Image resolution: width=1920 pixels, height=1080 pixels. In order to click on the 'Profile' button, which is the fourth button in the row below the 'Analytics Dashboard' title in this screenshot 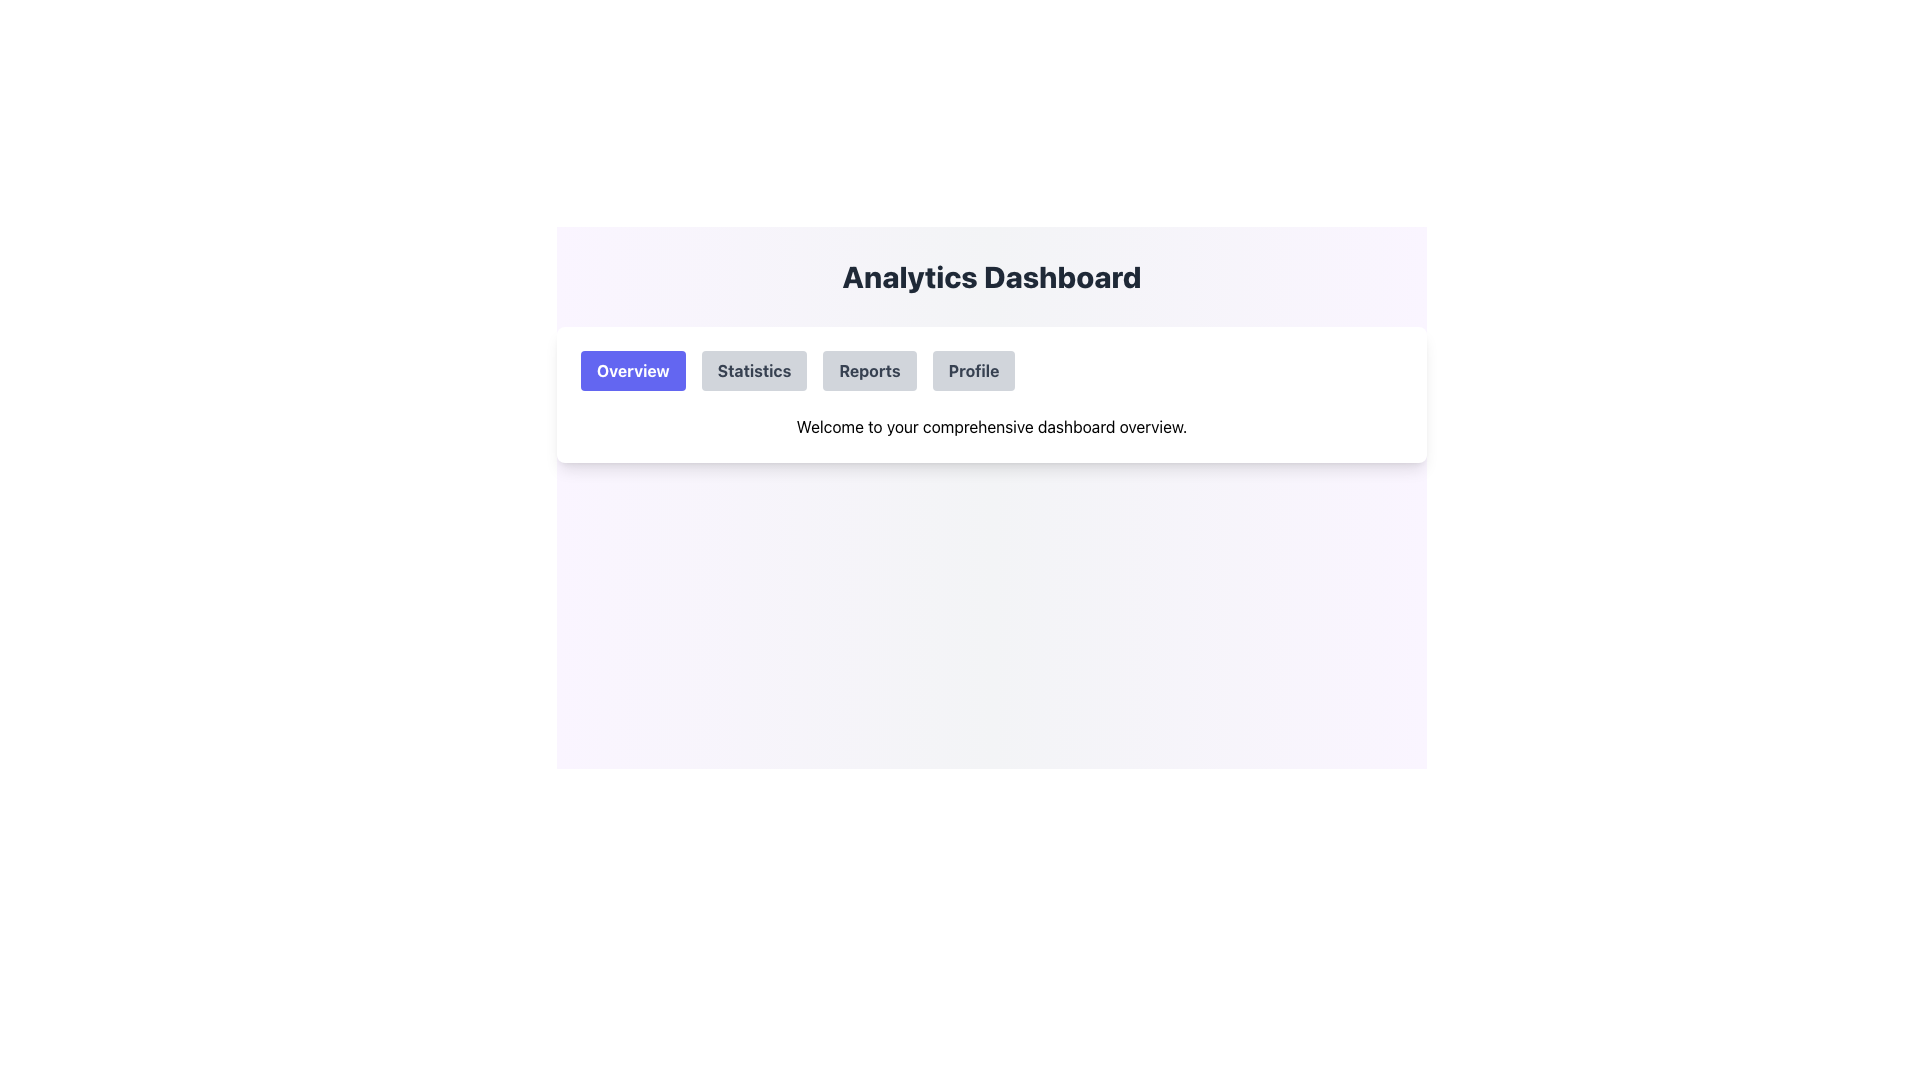, I will do `click(974, 370)`.